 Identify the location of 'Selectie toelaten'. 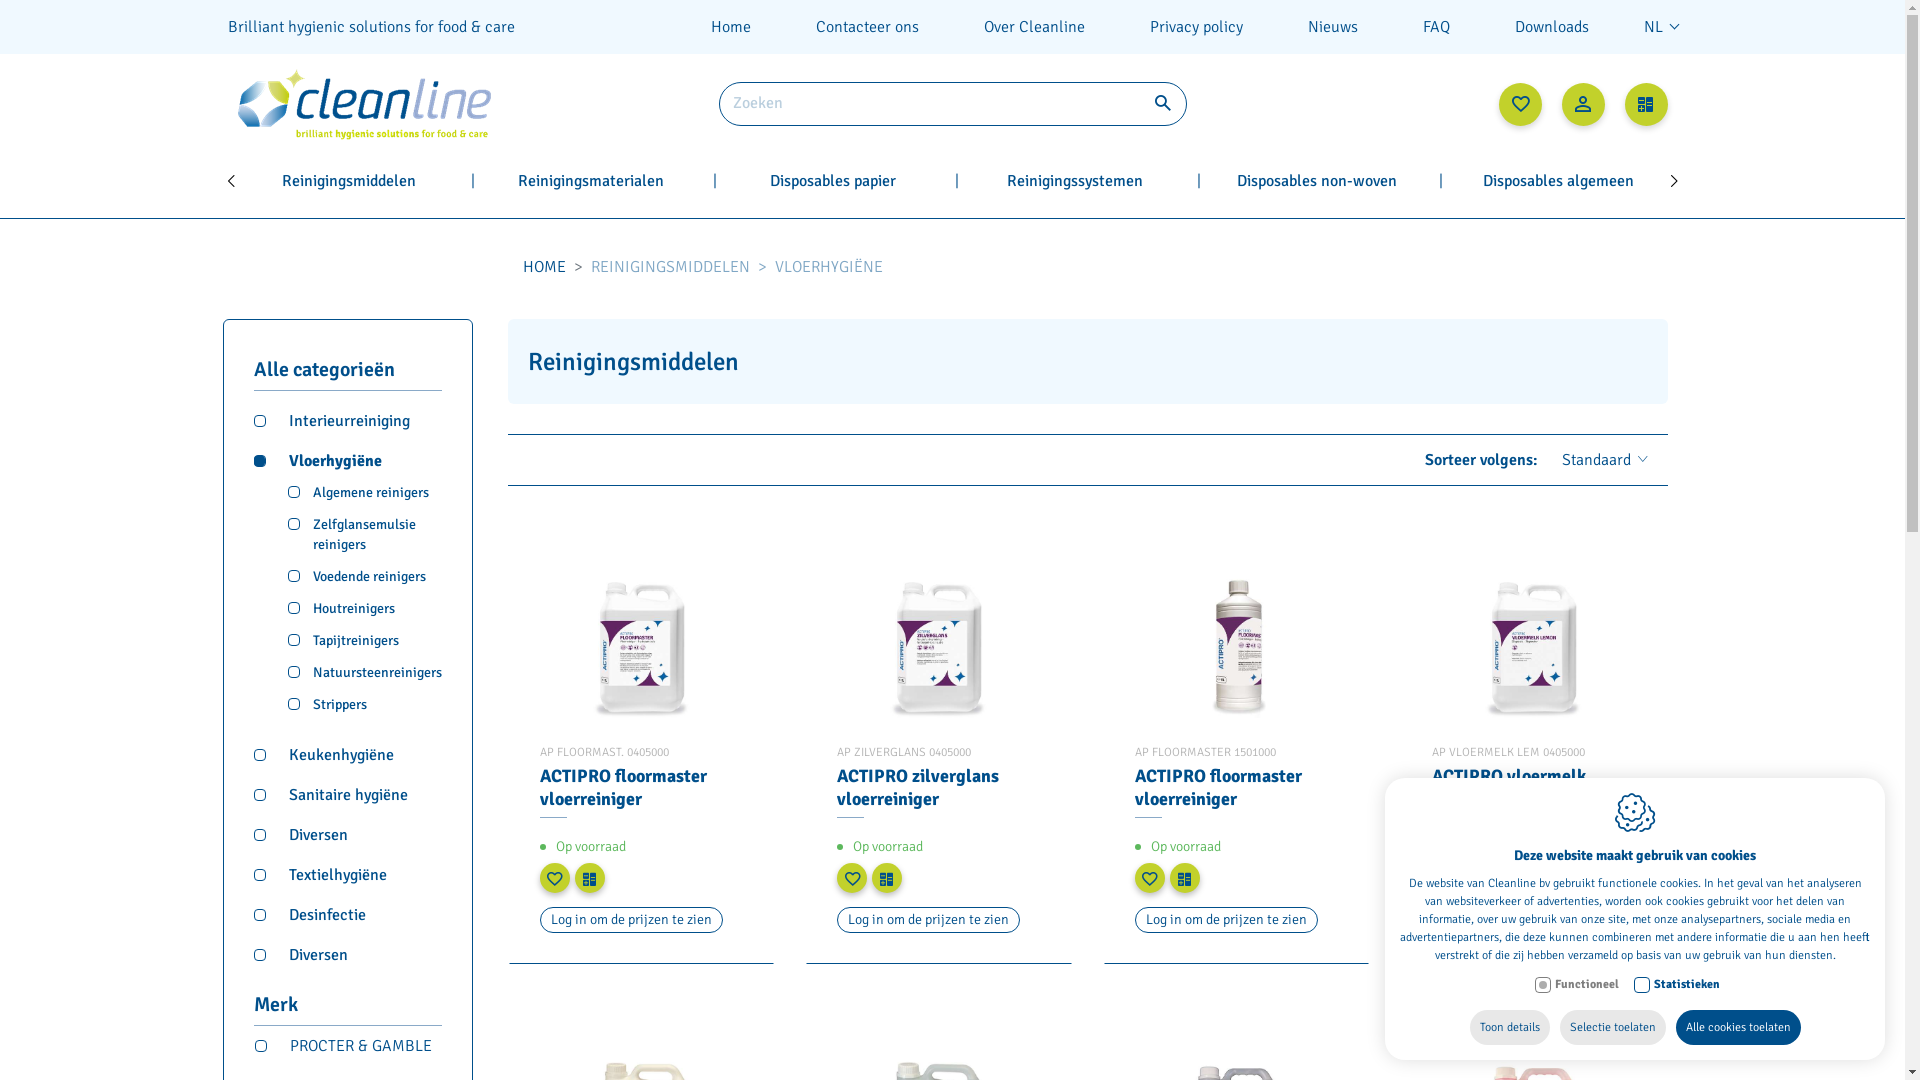
(1612, 1027).